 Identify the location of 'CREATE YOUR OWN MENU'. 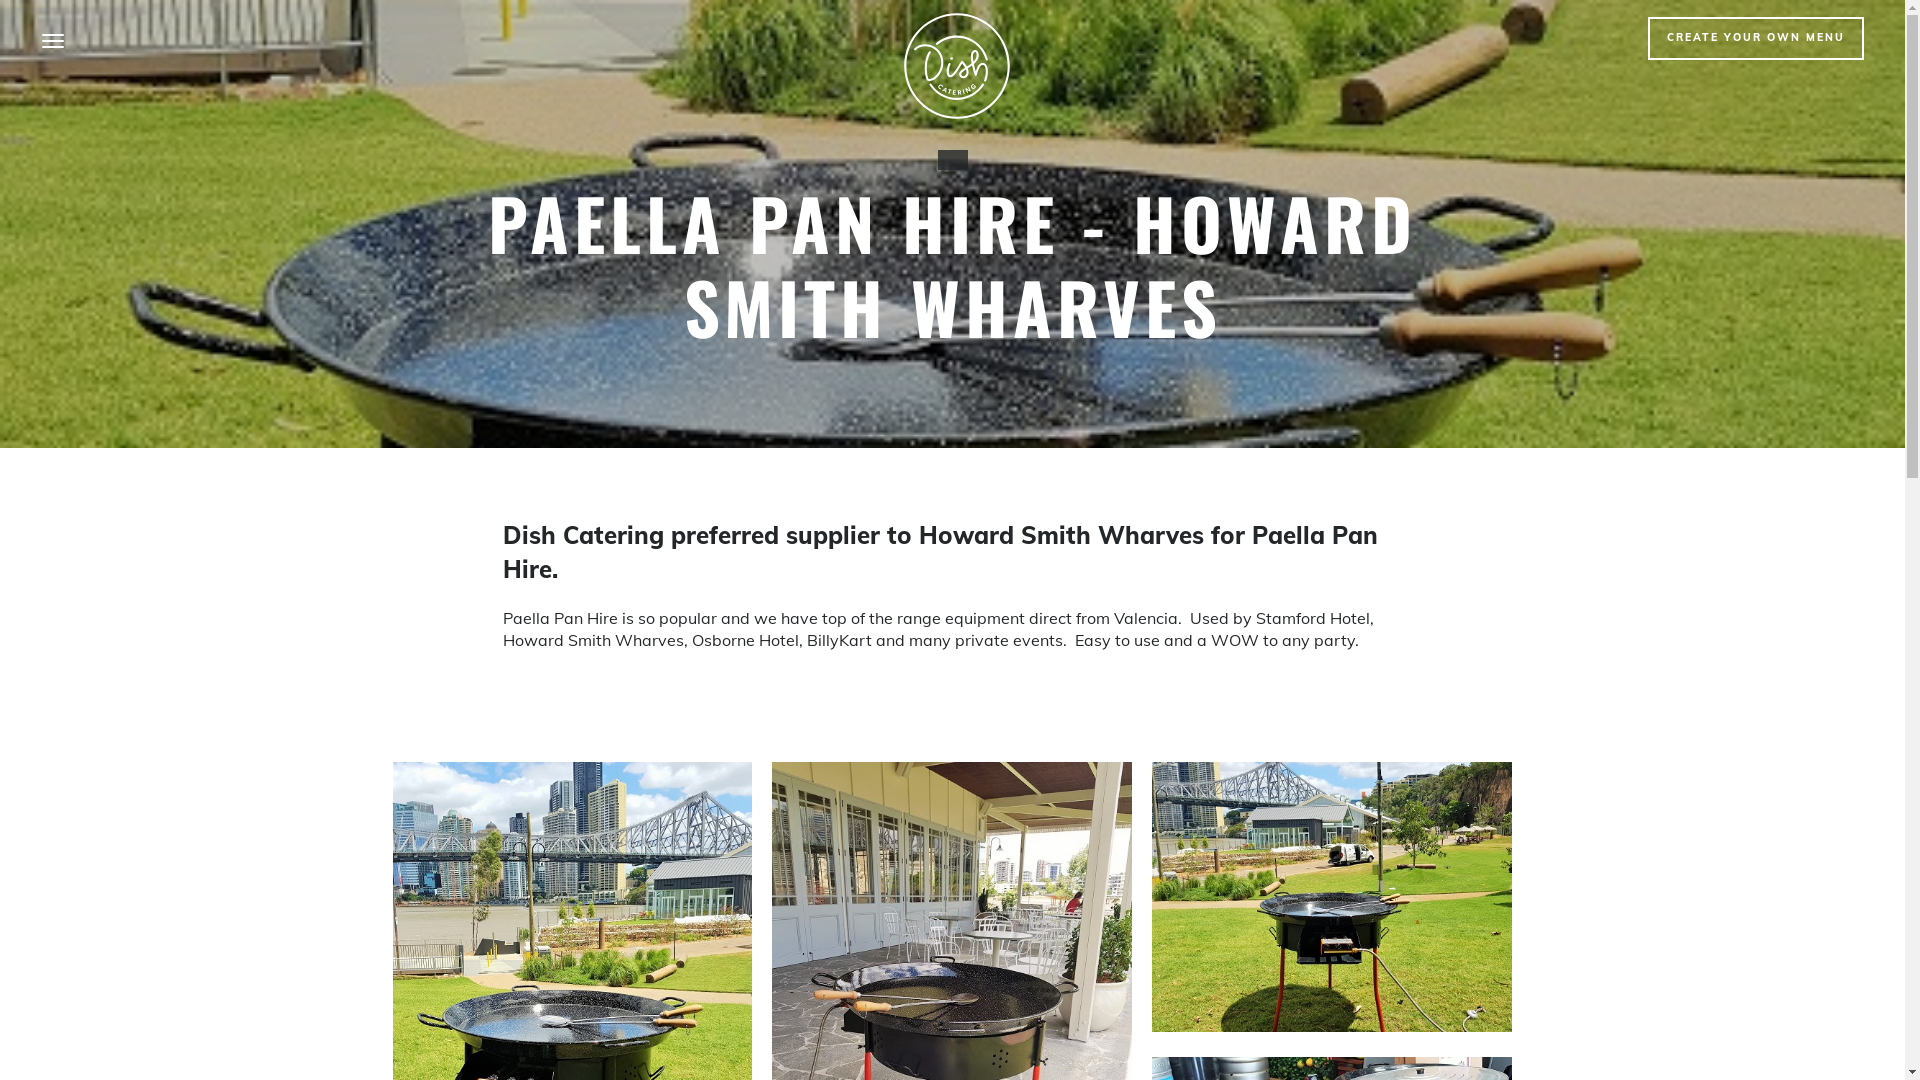
(1755, 38).